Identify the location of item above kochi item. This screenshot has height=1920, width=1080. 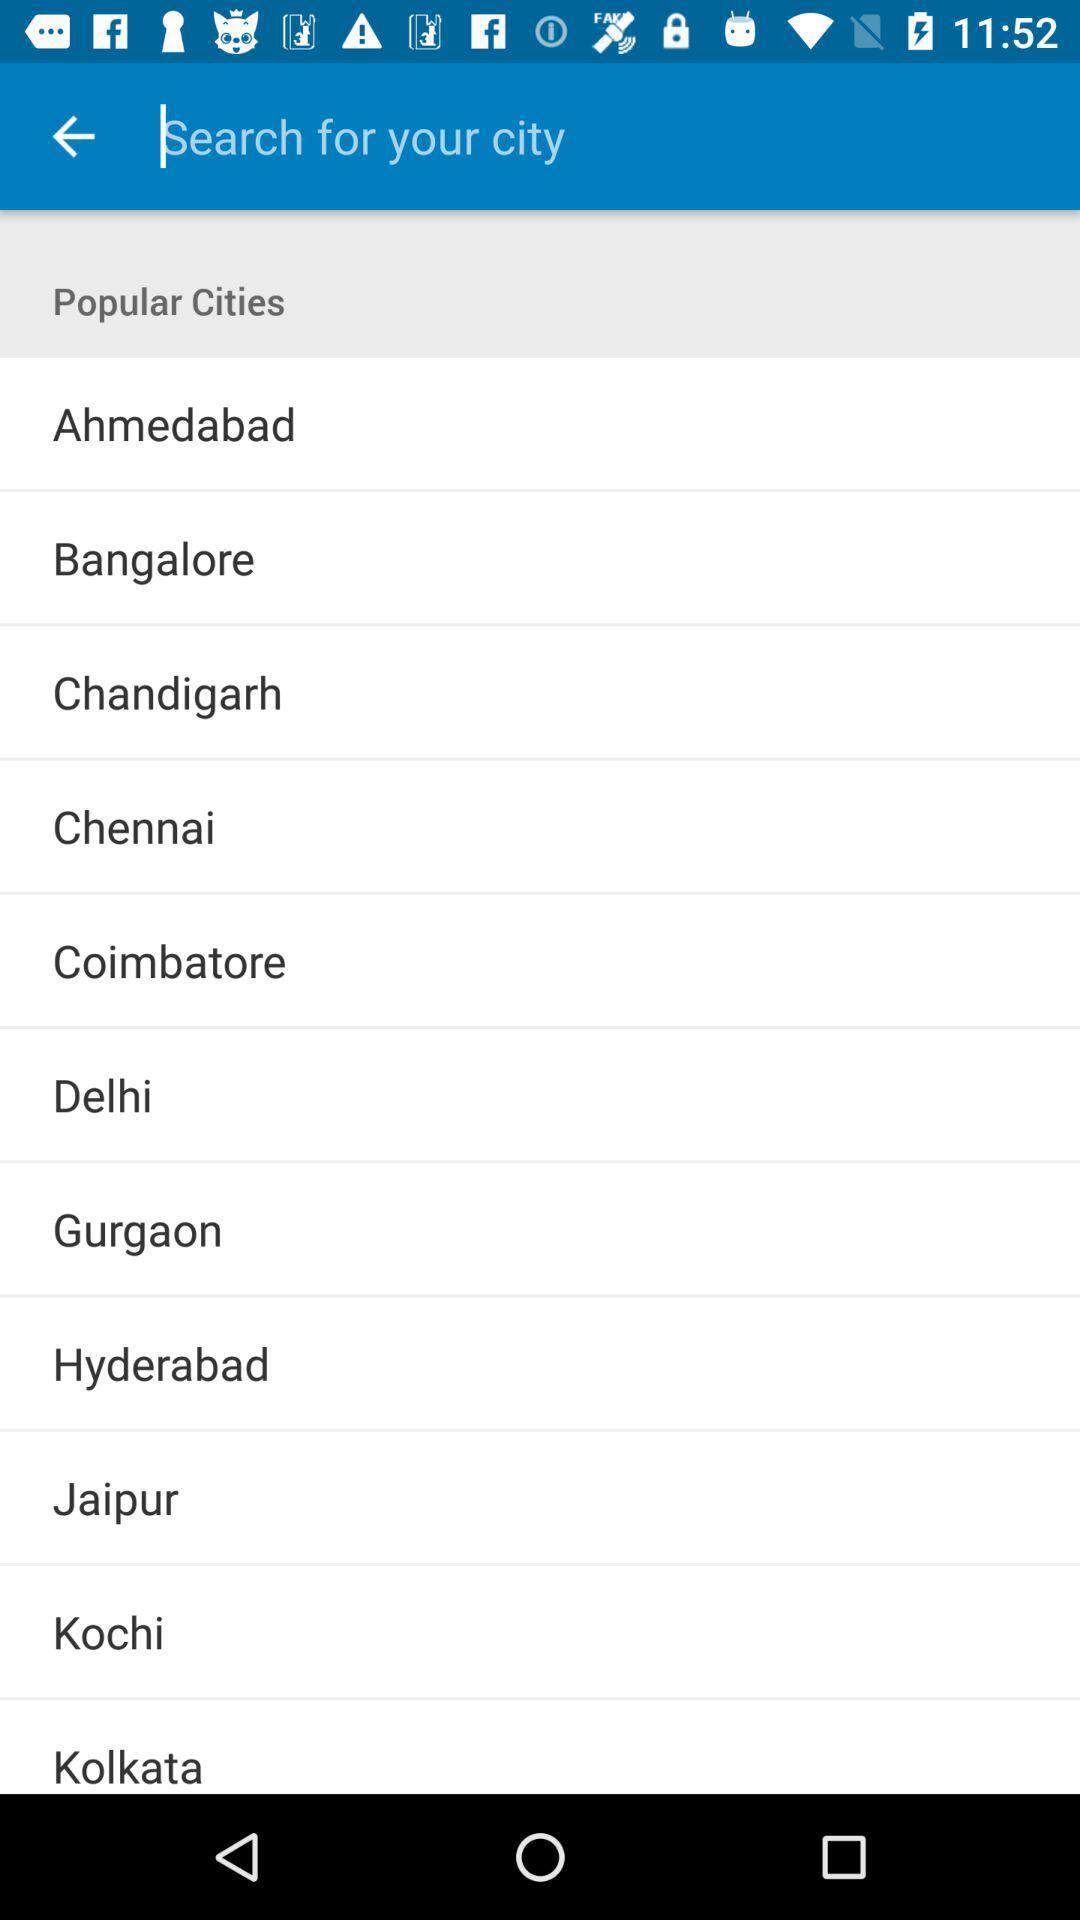
(540, 1563).